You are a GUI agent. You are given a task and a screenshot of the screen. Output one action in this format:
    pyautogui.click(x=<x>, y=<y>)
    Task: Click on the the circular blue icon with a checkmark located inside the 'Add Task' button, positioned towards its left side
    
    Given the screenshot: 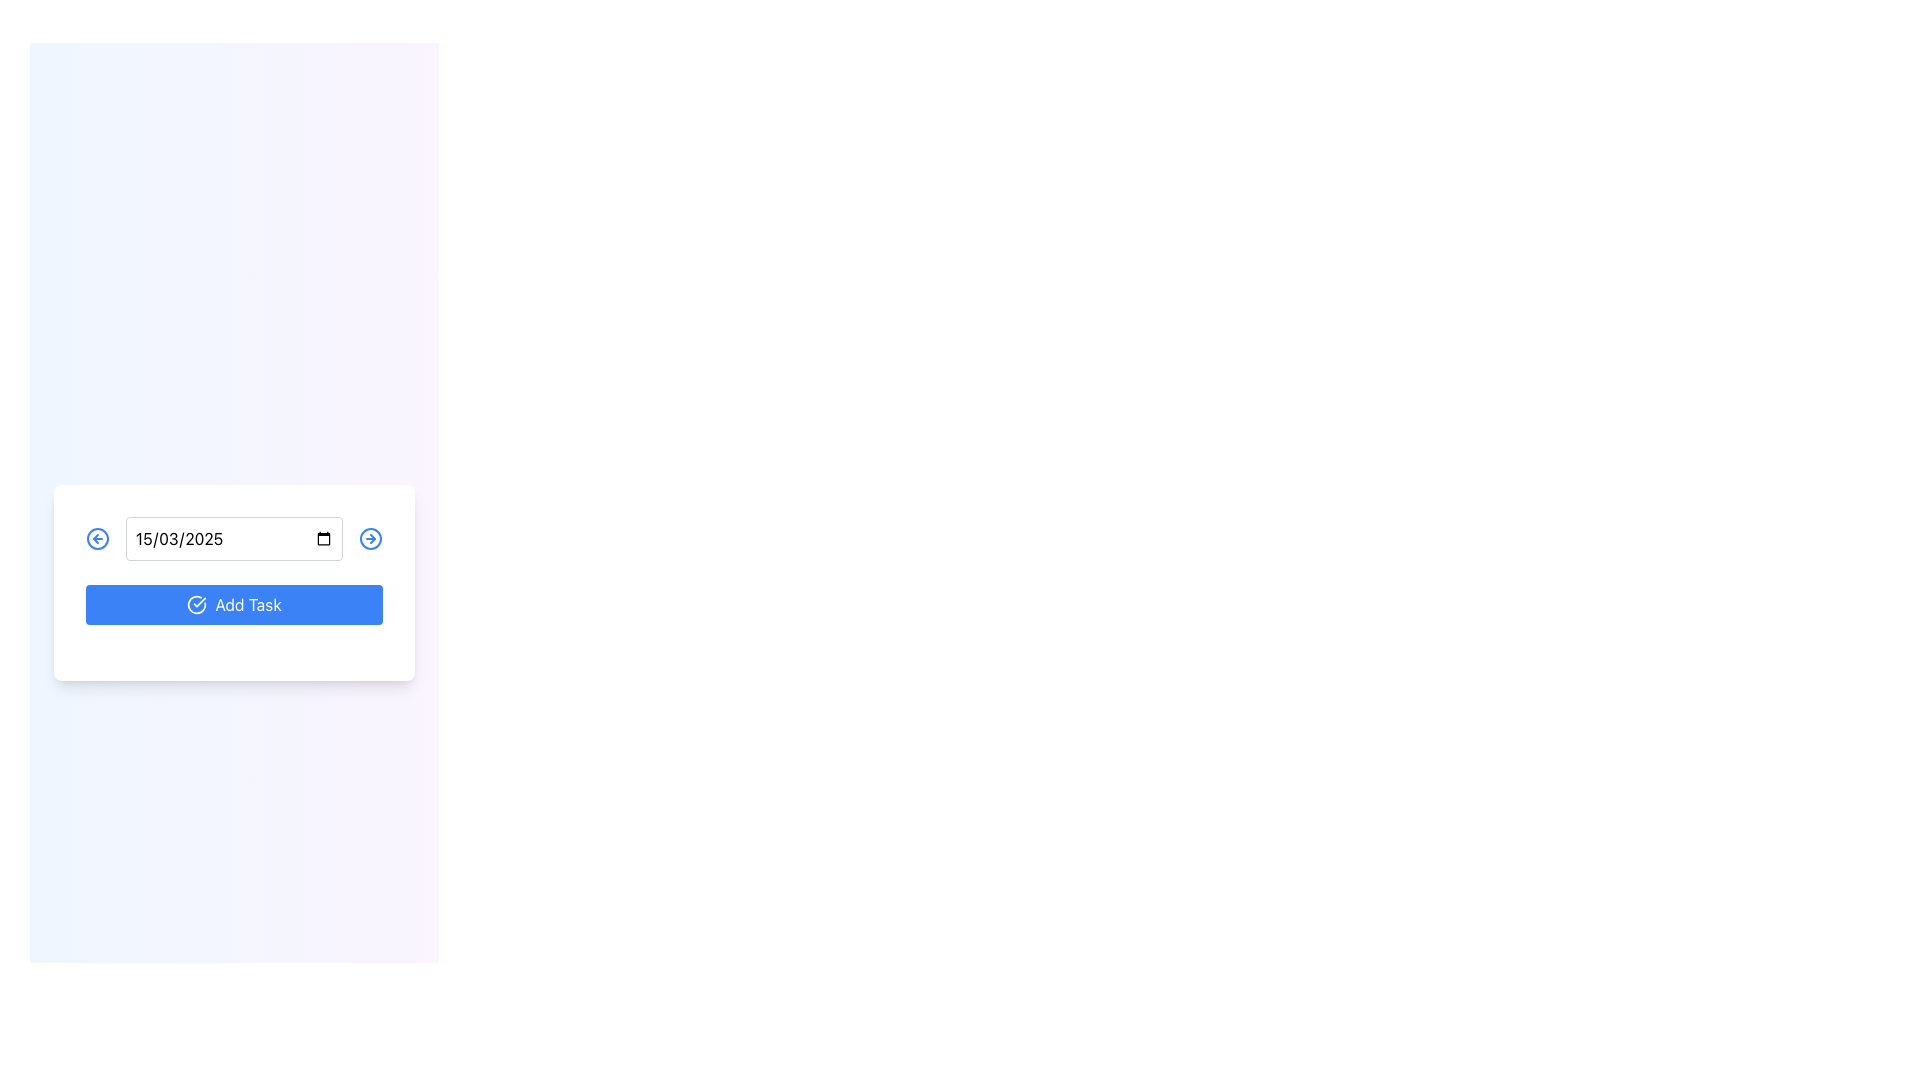 What is the action you would take?
    pyautogui.click(x=197, y=604)
    